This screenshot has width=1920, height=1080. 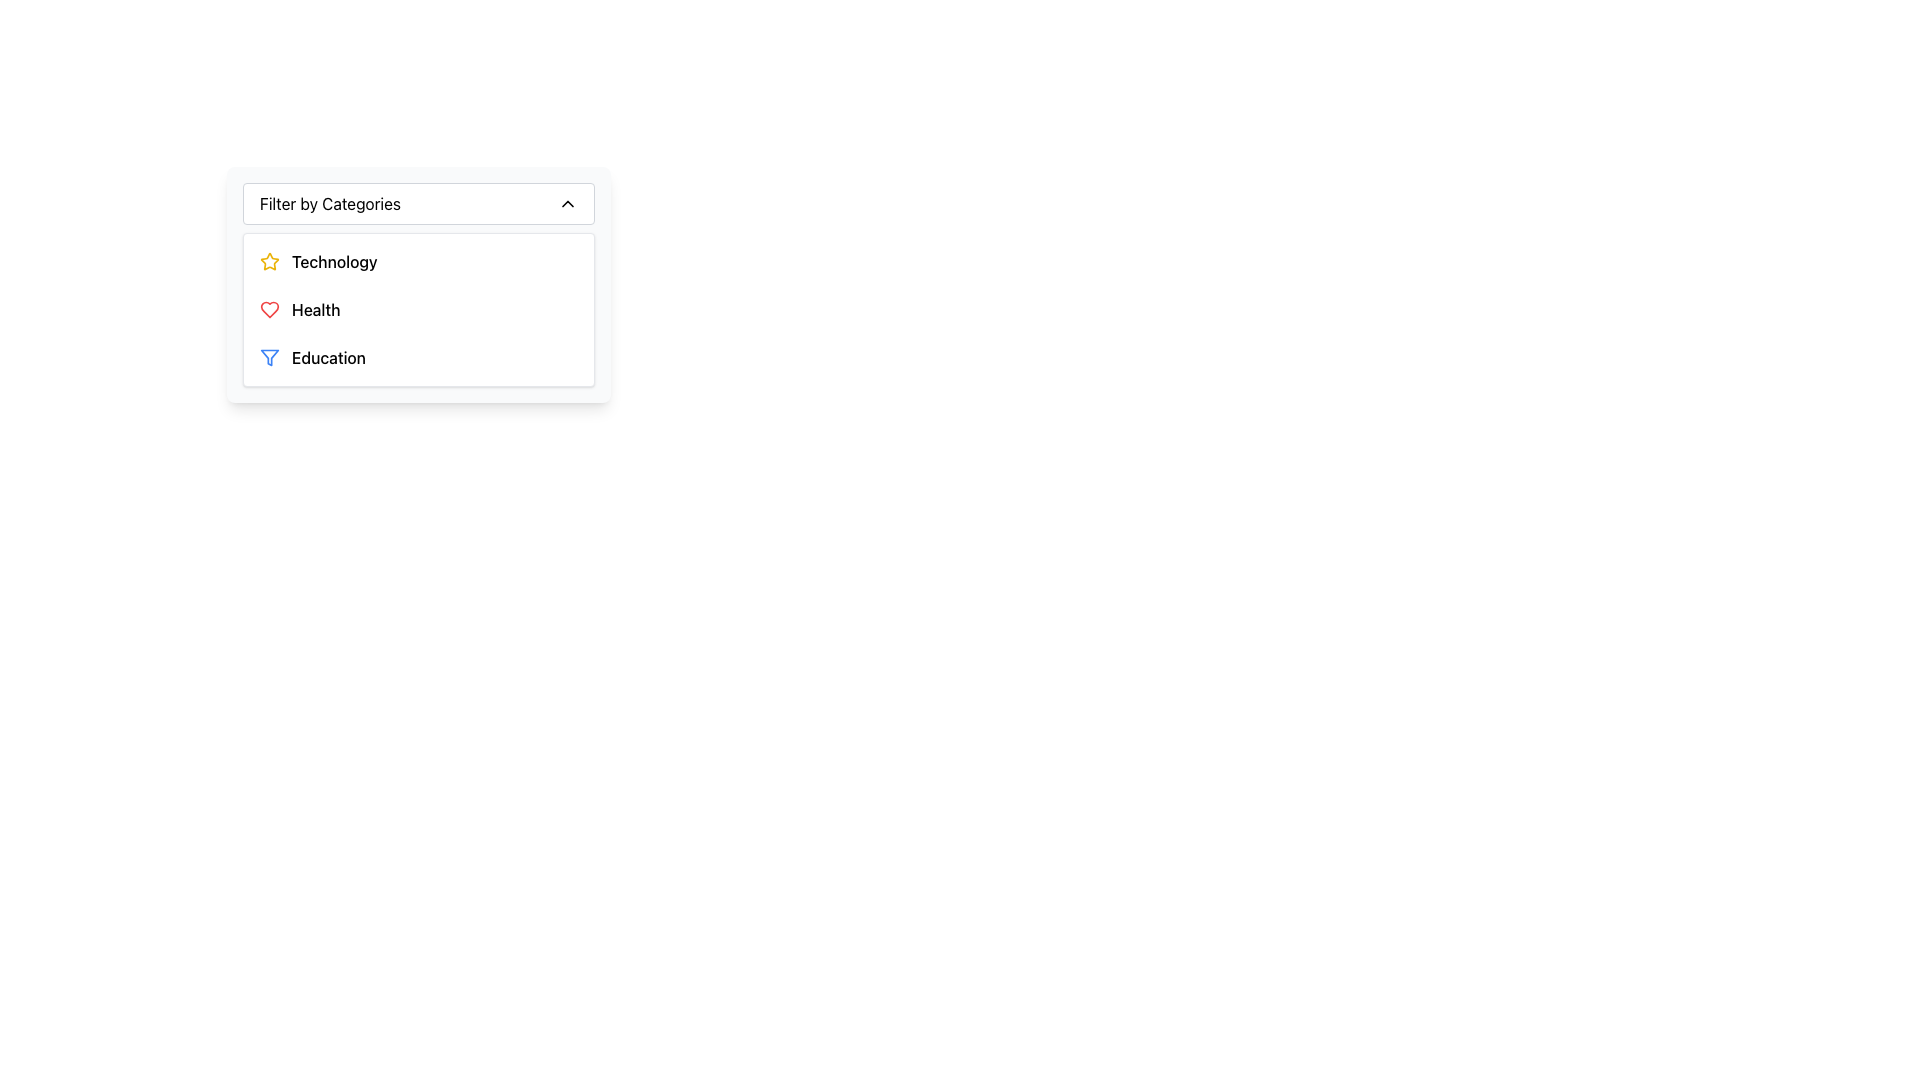 What do you see at coordinates (417, 309) in the screenshot?
I see `the 'Health' category item in the category filter list, which is located as the second item between 'Technology' and 'Education'` at bounding box center [417, 309].